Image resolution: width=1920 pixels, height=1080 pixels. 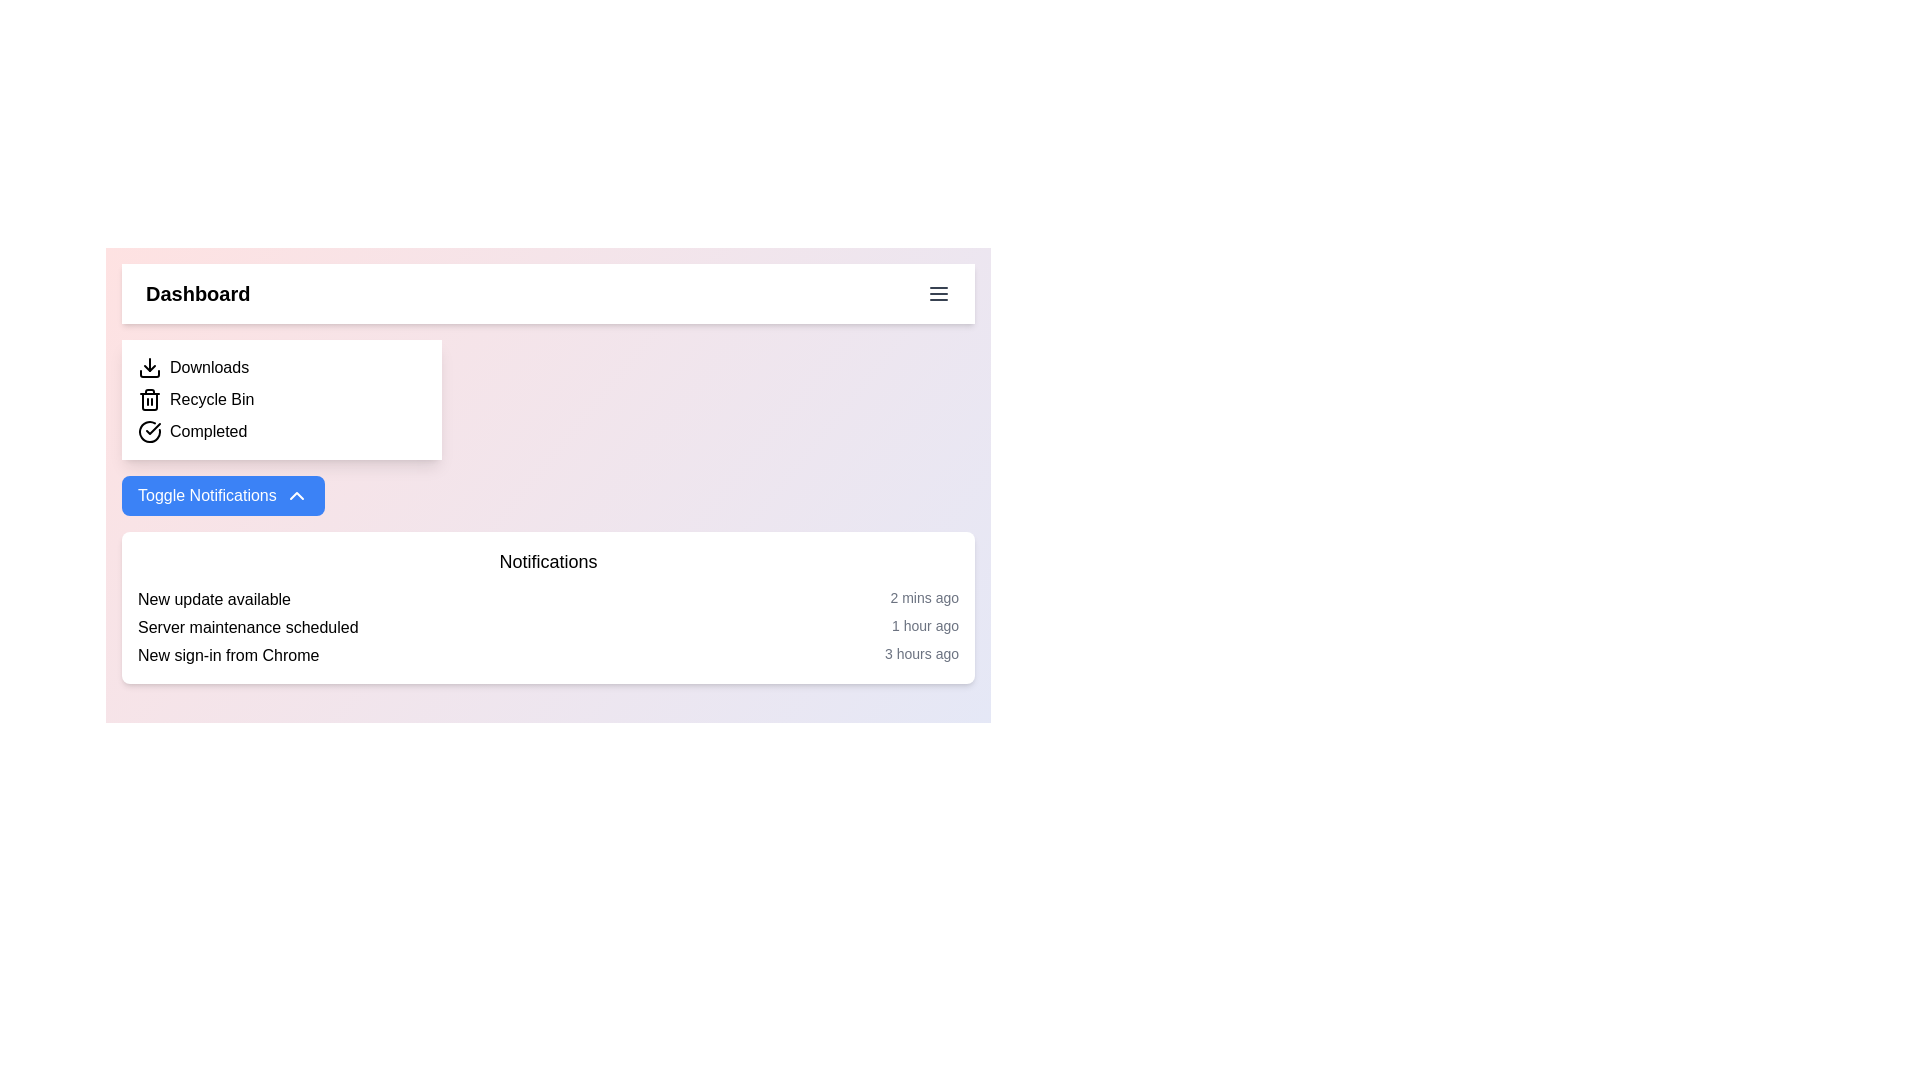 What do you see at coordinates (247, 627) in the screenshot?
I see `the notification text label indicating server maintenance scheduled, which is positioned in the Notifications section and has the text '1 hour ago' to its right` at bounding box center [247, 627].